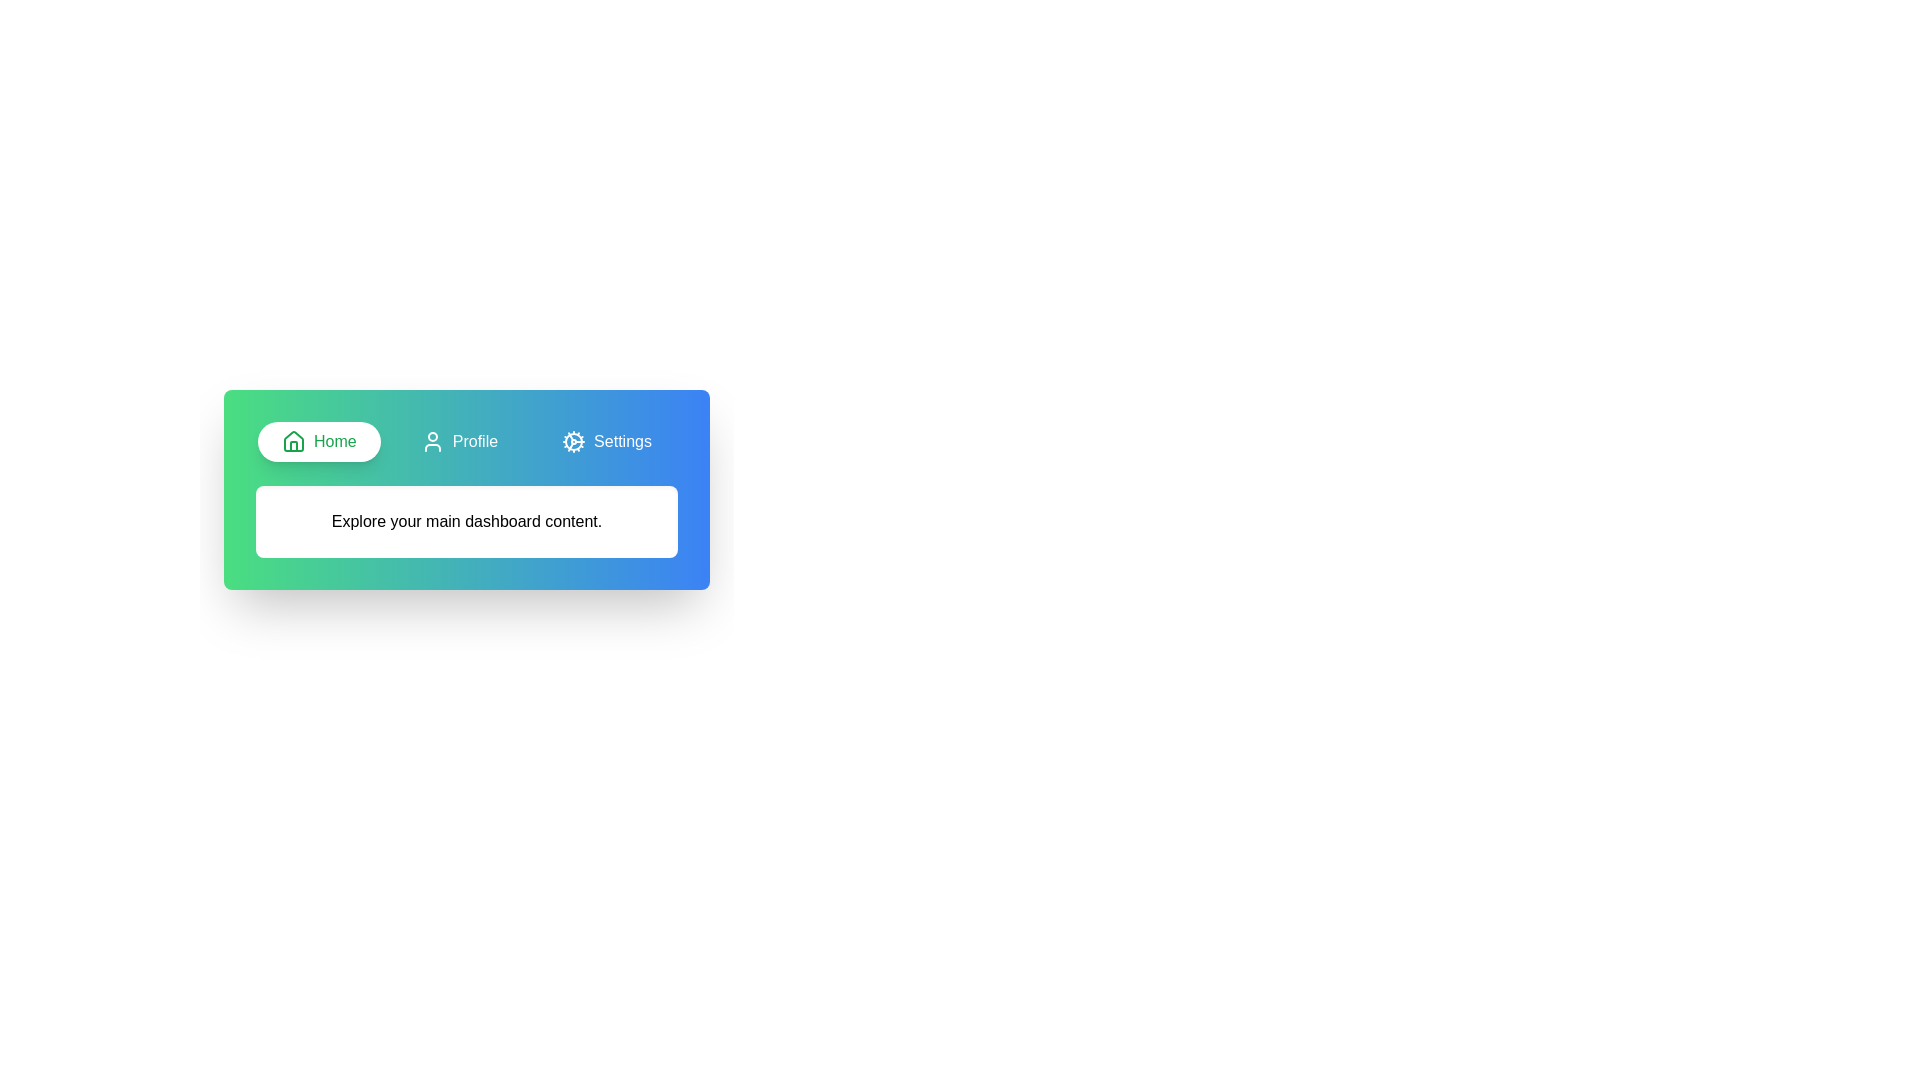 The width and height of the screenshot is (1920, 1080). Describe the element at coordinates (606, 441) in the screenshot. I see `the tab labeled Settings` at that location.